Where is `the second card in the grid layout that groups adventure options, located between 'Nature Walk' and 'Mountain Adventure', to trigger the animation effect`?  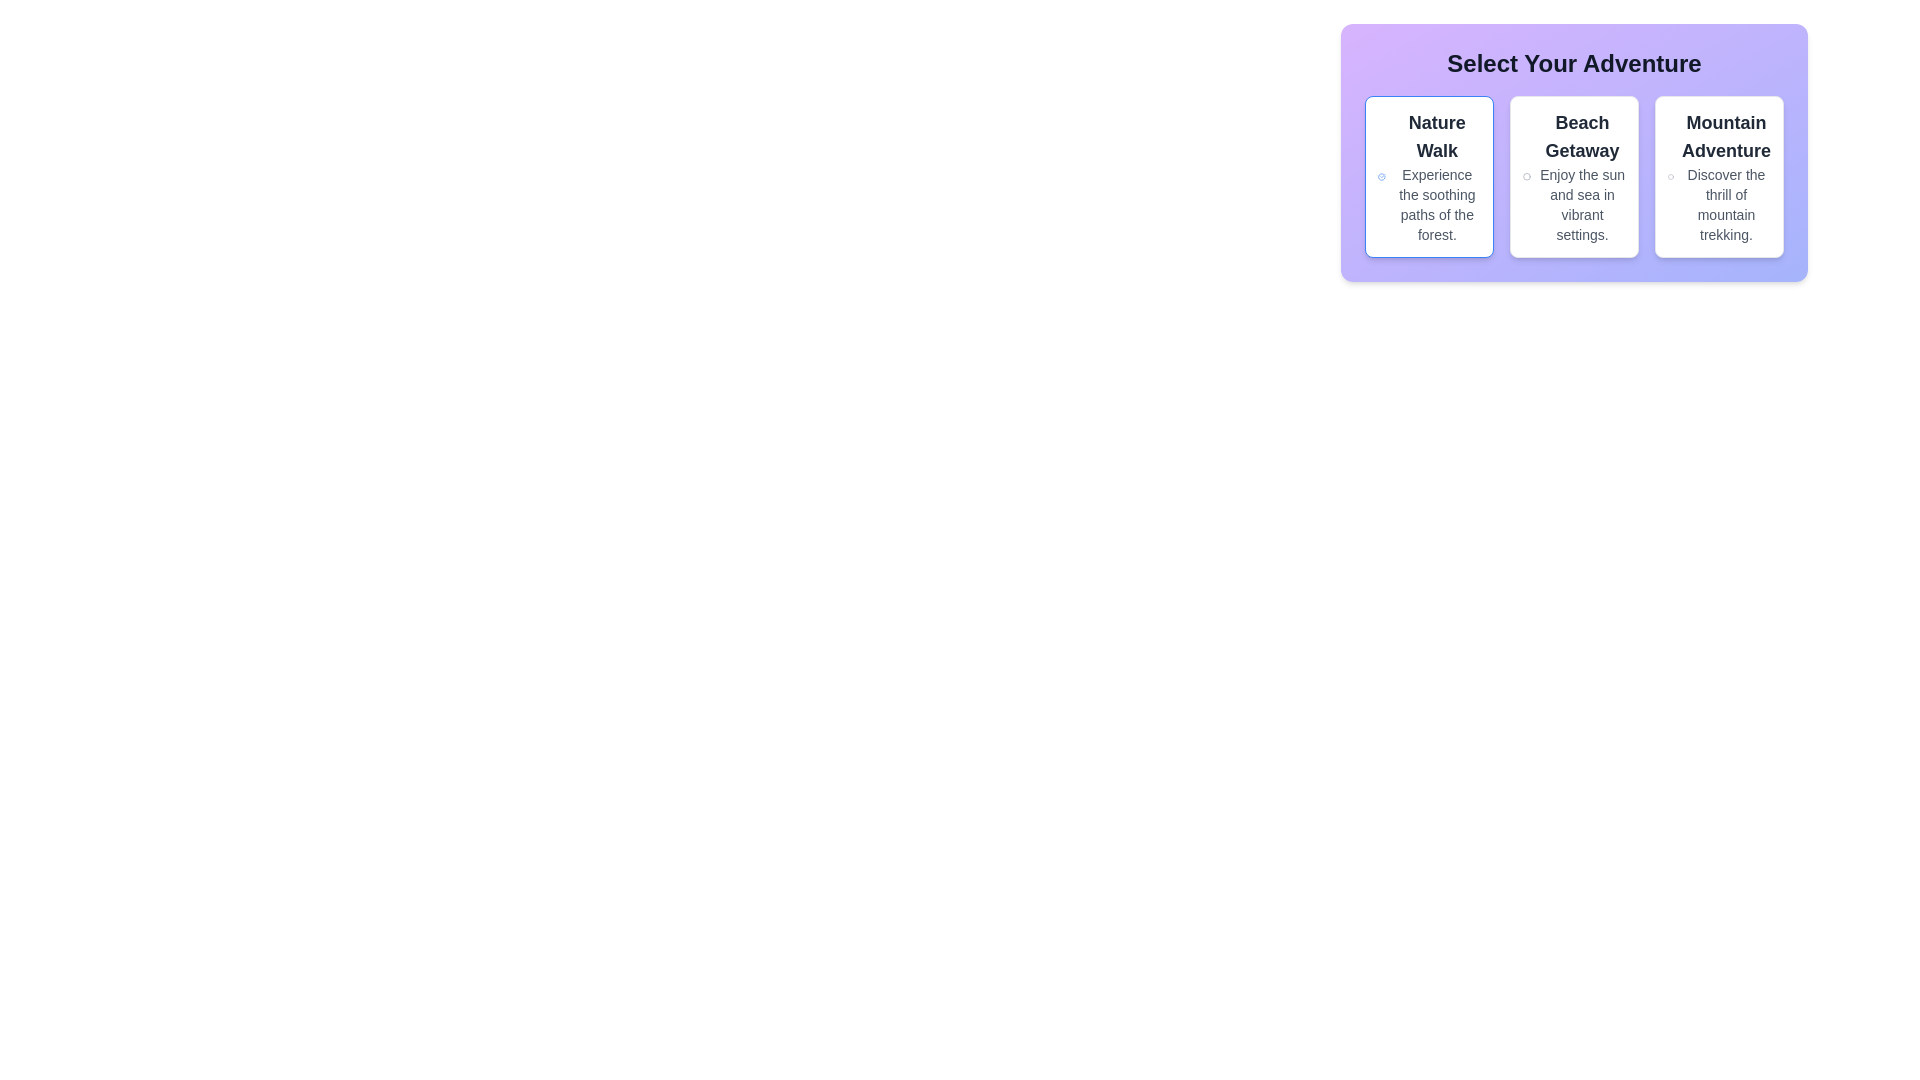 the second card in the grid layout that groups adventure options, located between 'Nature Walk' and 'Mountain Adventure', to trigger the animation effect is located at coordinates (1573, 176).